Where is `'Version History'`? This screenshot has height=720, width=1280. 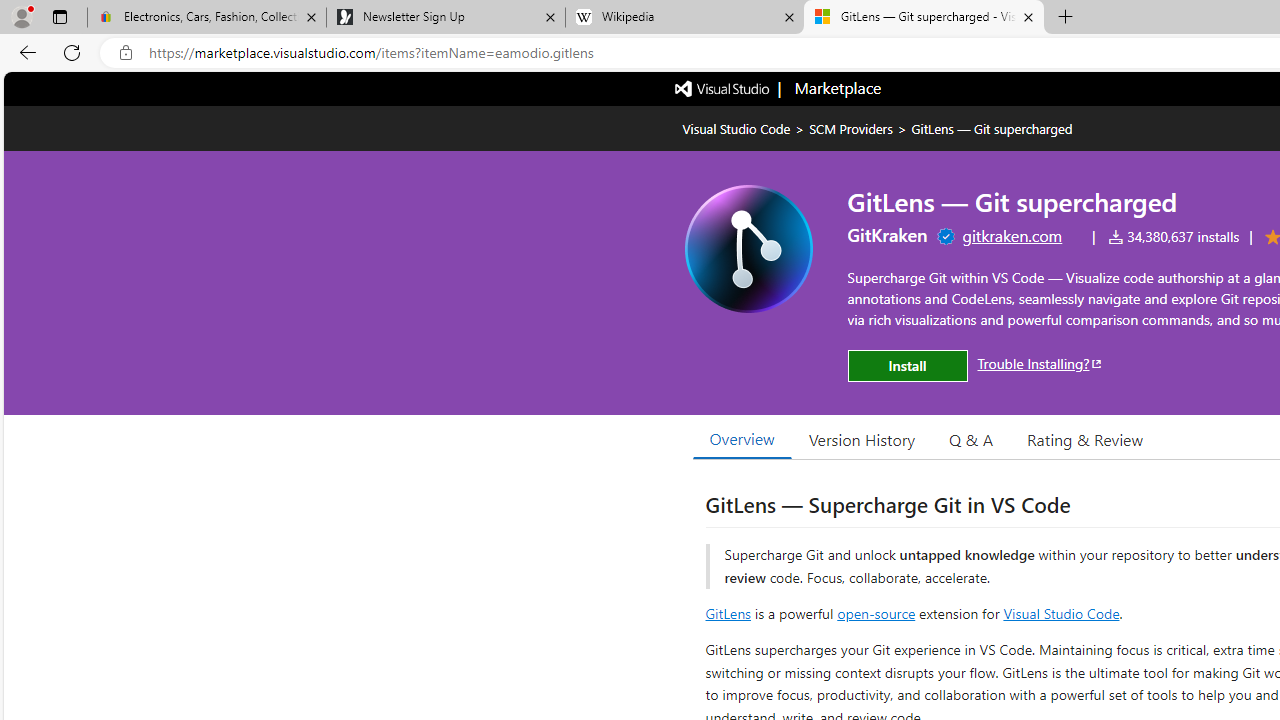 'Version History' is located at coordinates (862, 438).